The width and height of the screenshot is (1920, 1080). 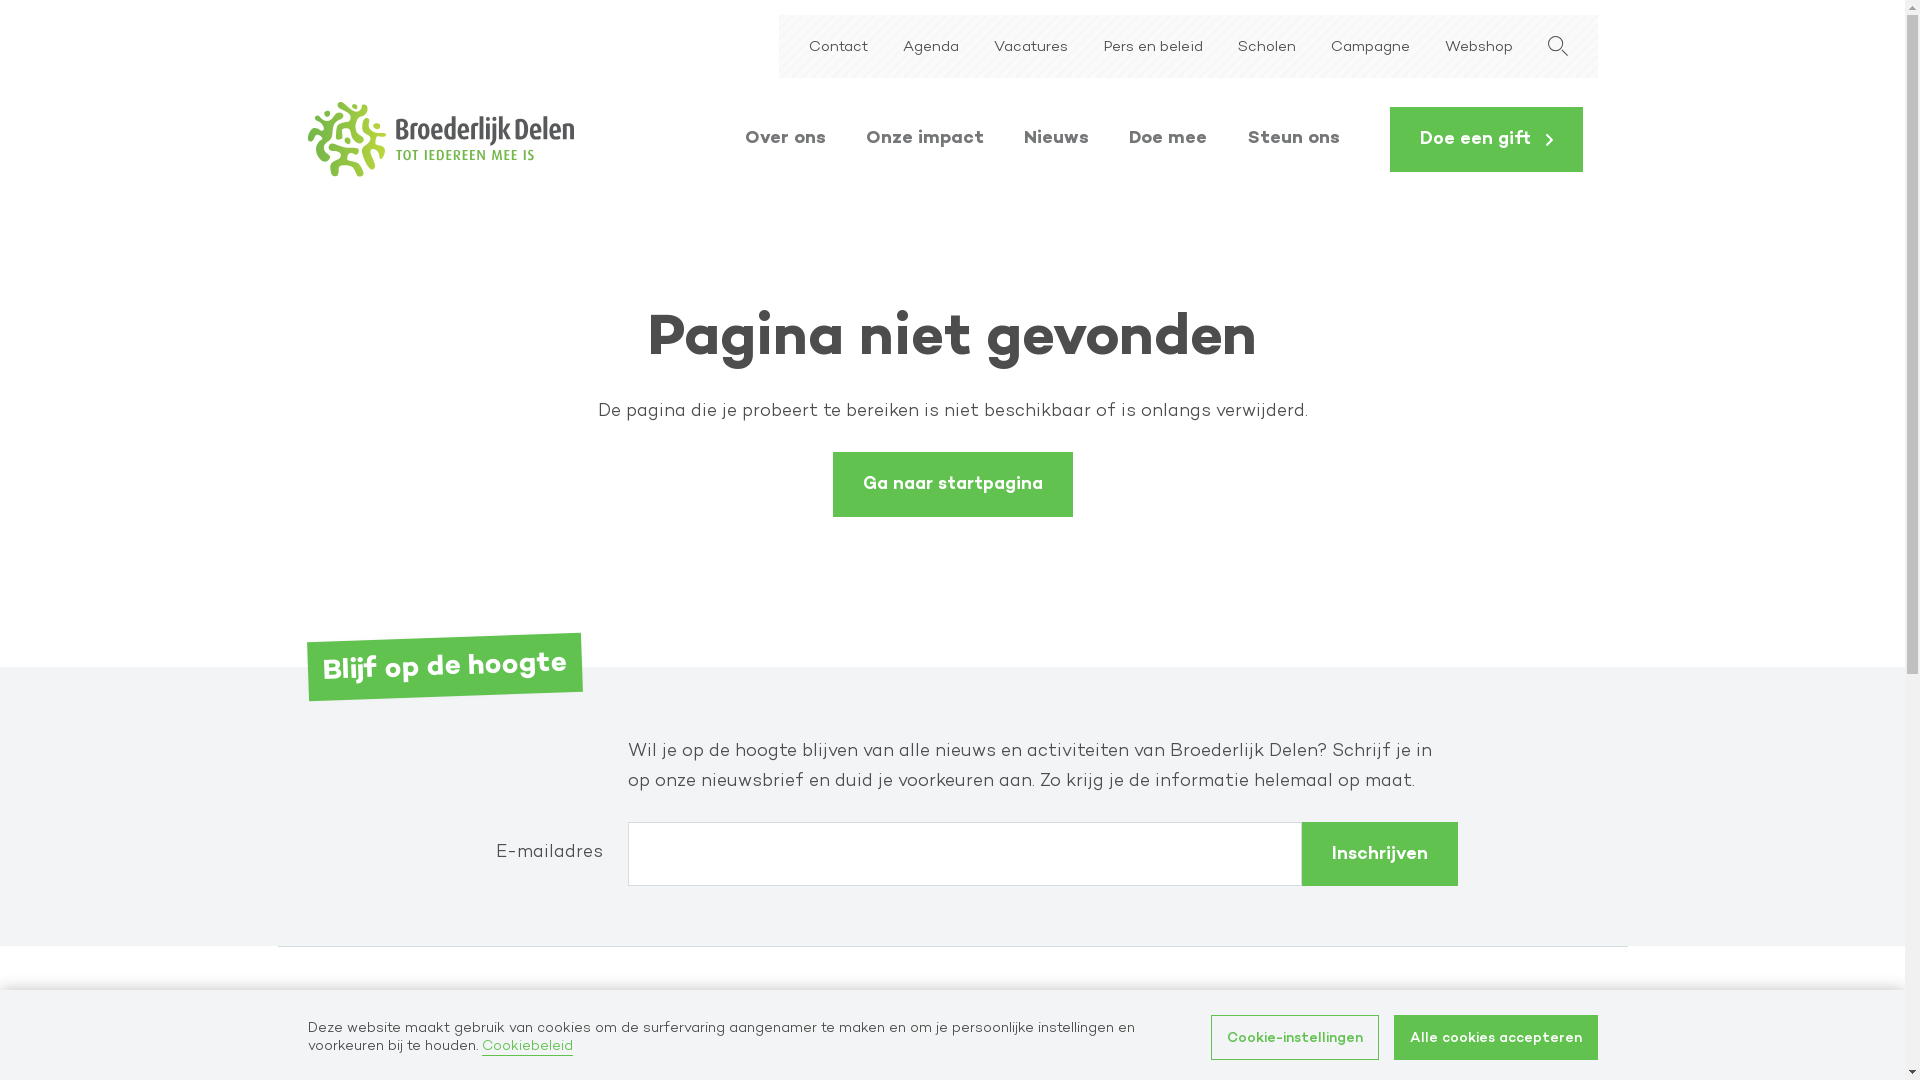 What do you see at coordinates (929, 45) in the screenshot?
I see `'Agenda'` at bounding box center [929, 45].